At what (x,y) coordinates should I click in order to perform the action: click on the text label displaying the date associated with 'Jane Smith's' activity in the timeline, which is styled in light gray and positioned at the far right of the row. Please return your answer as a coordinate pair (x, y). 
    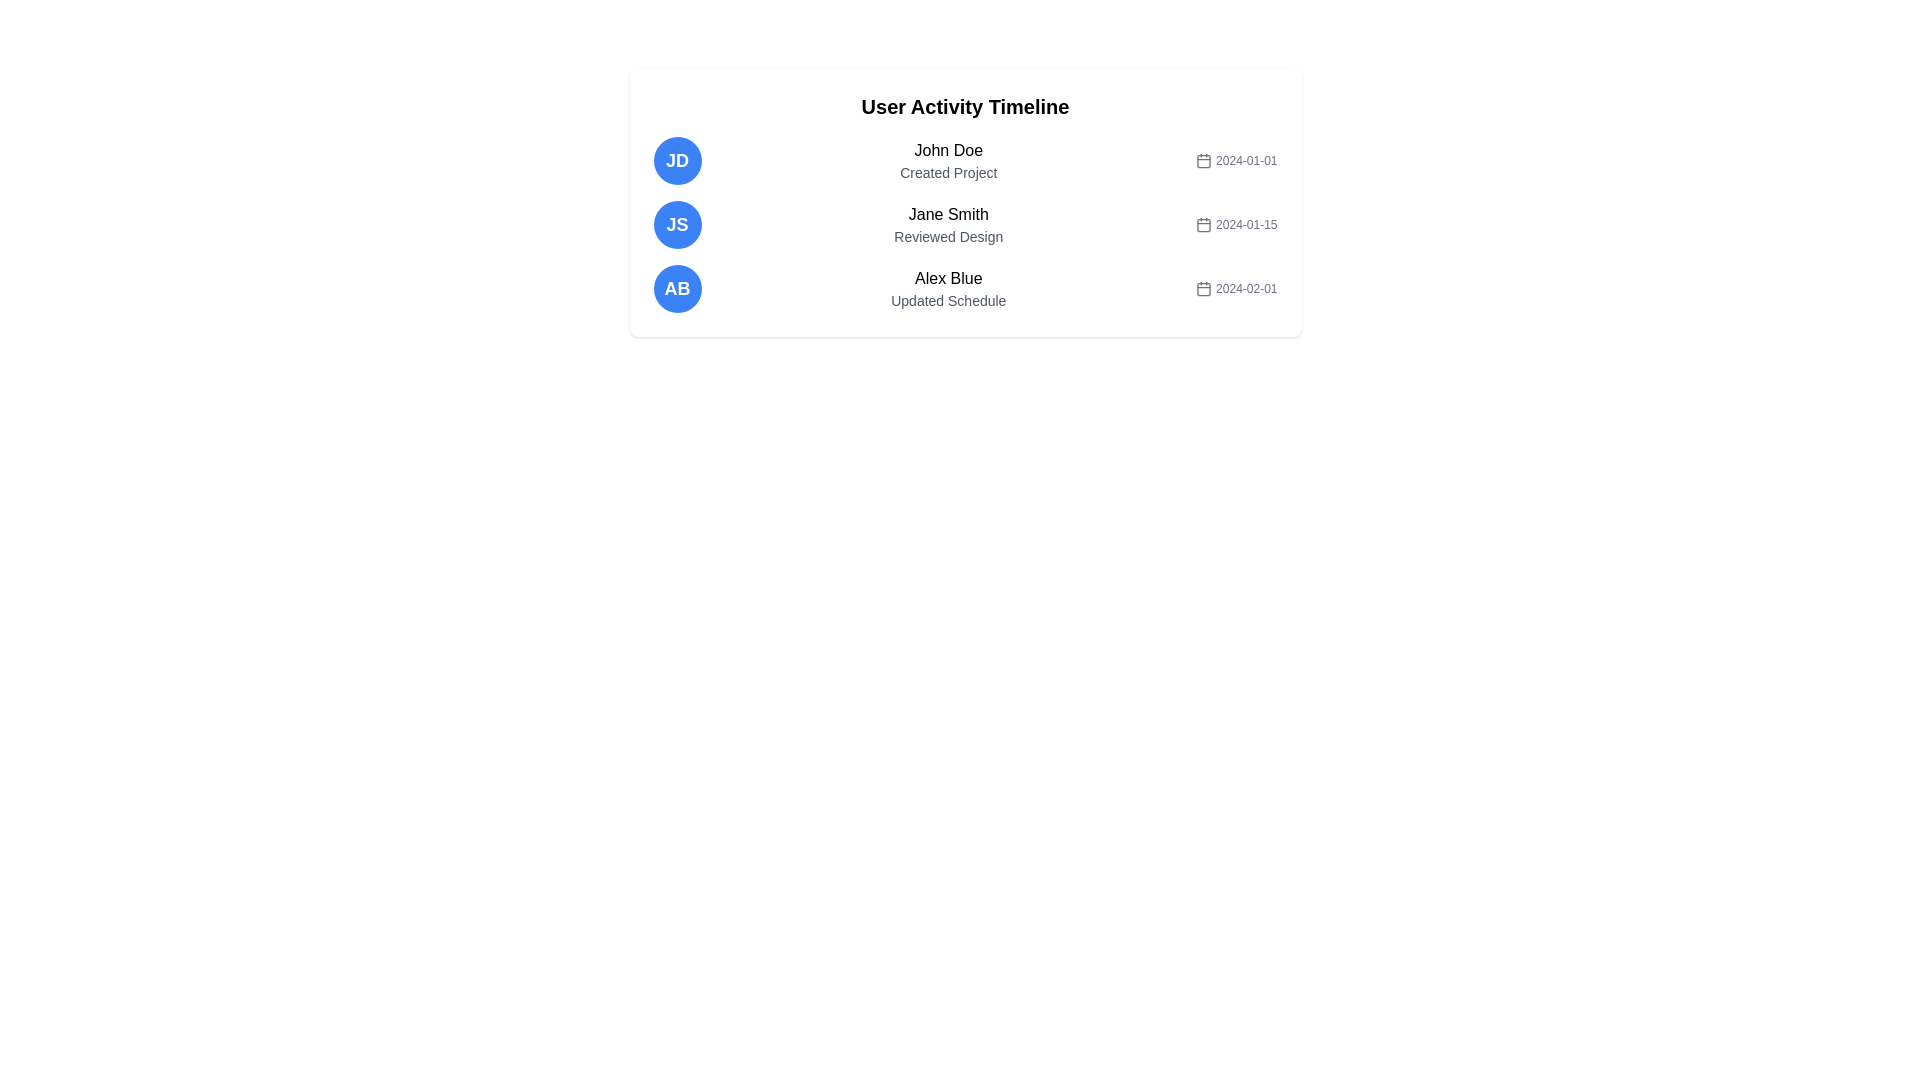
    Looking at the image, I should click on (1235, 224).